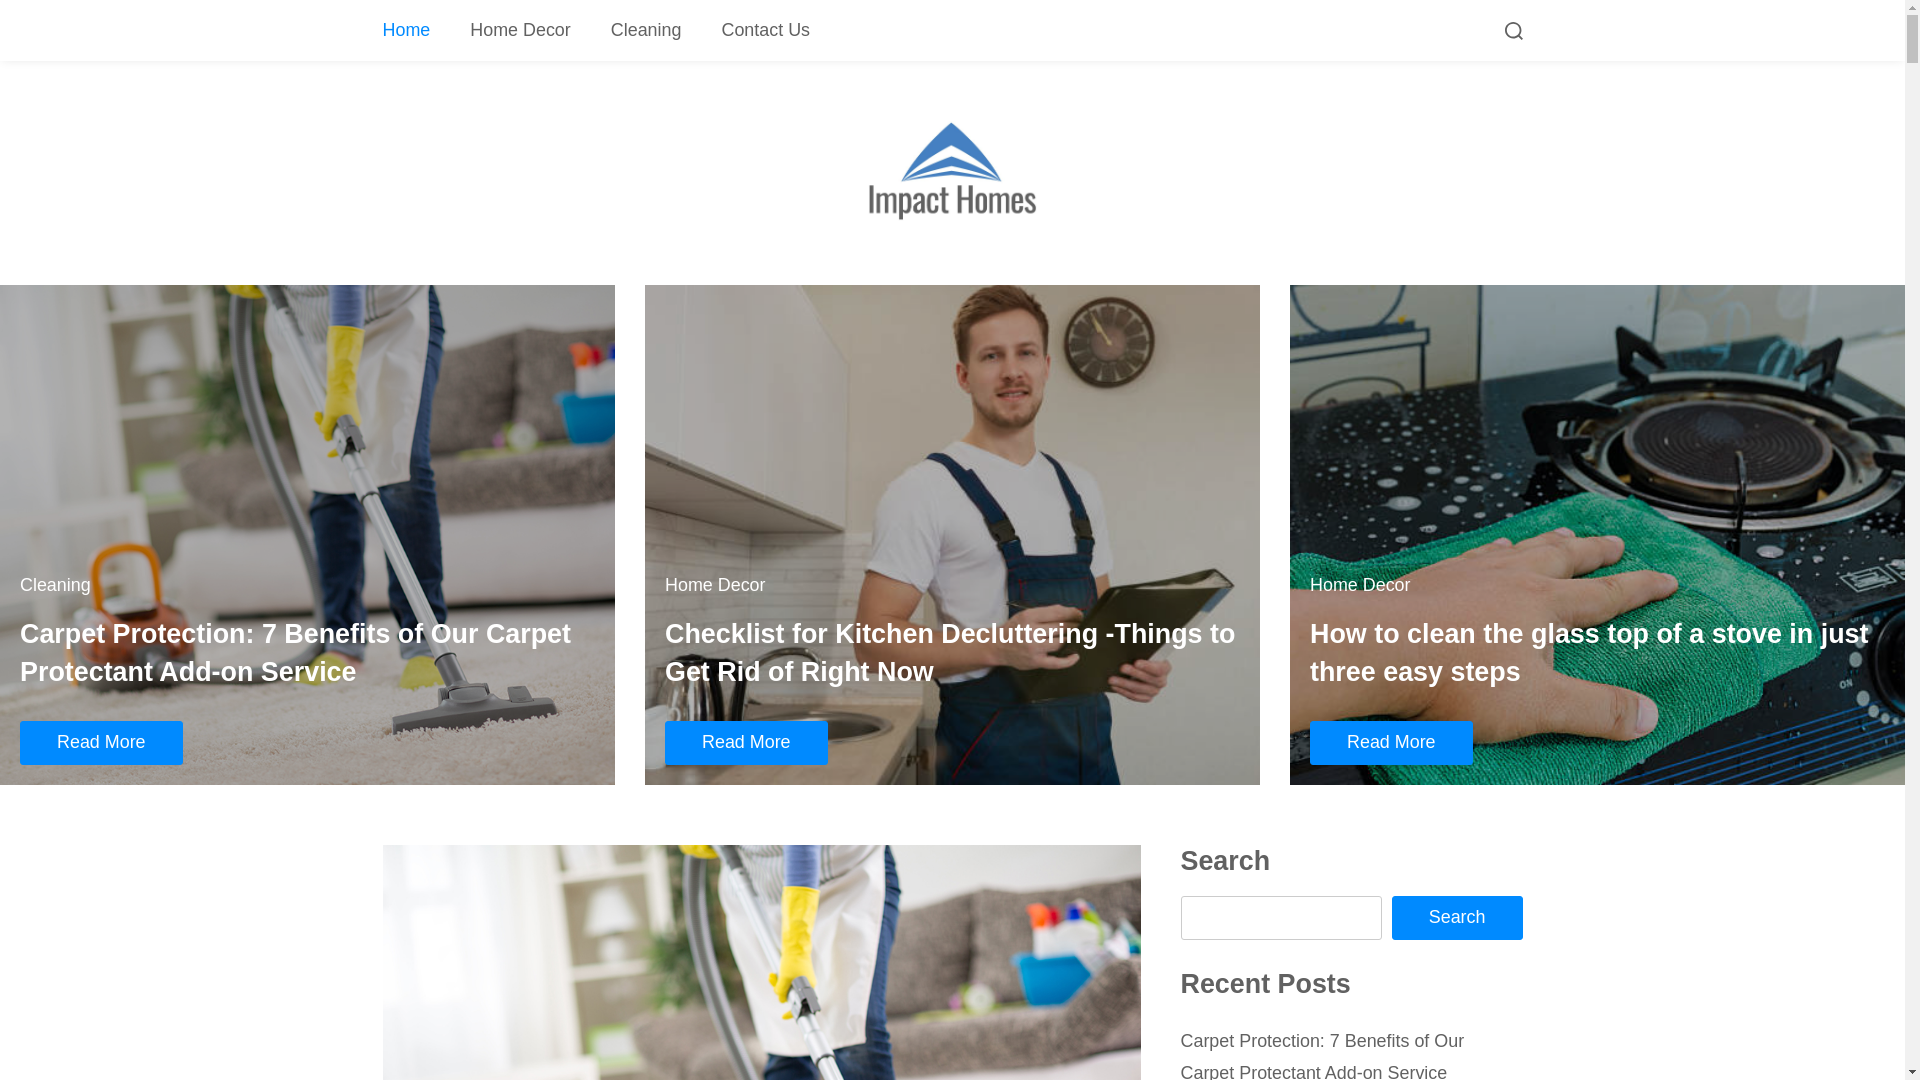  I want to click on 'Home Decor', so click(520, 30).